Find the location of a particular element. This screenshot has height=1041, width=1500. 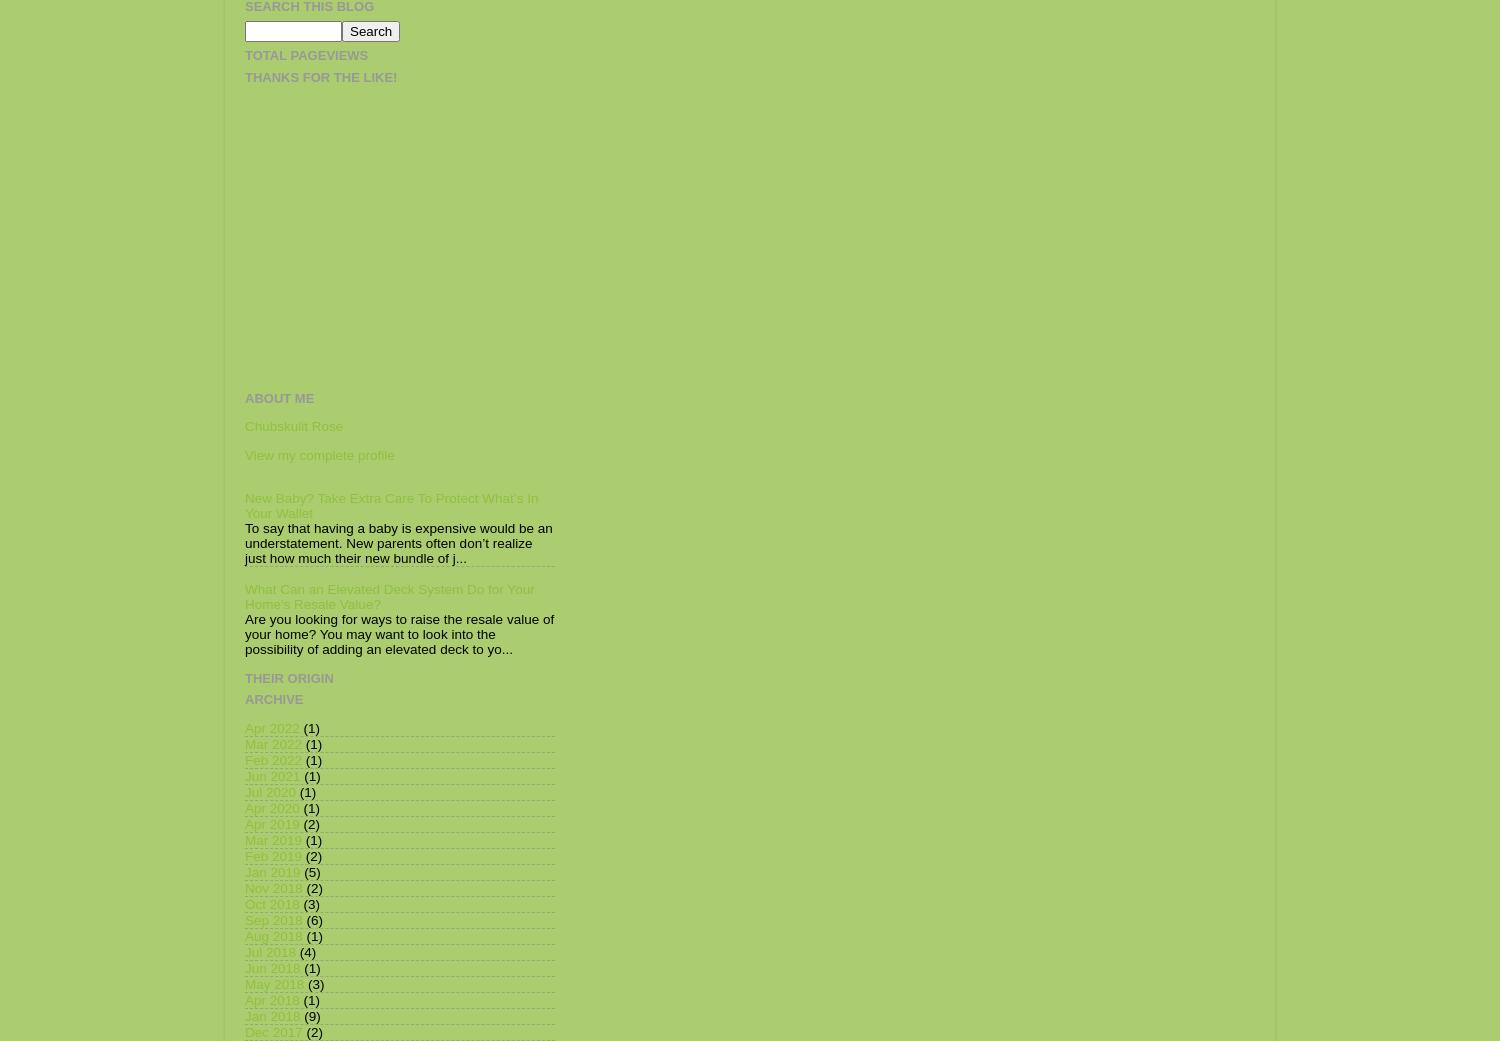

'May 2018' is located at coordinates (274, 983).